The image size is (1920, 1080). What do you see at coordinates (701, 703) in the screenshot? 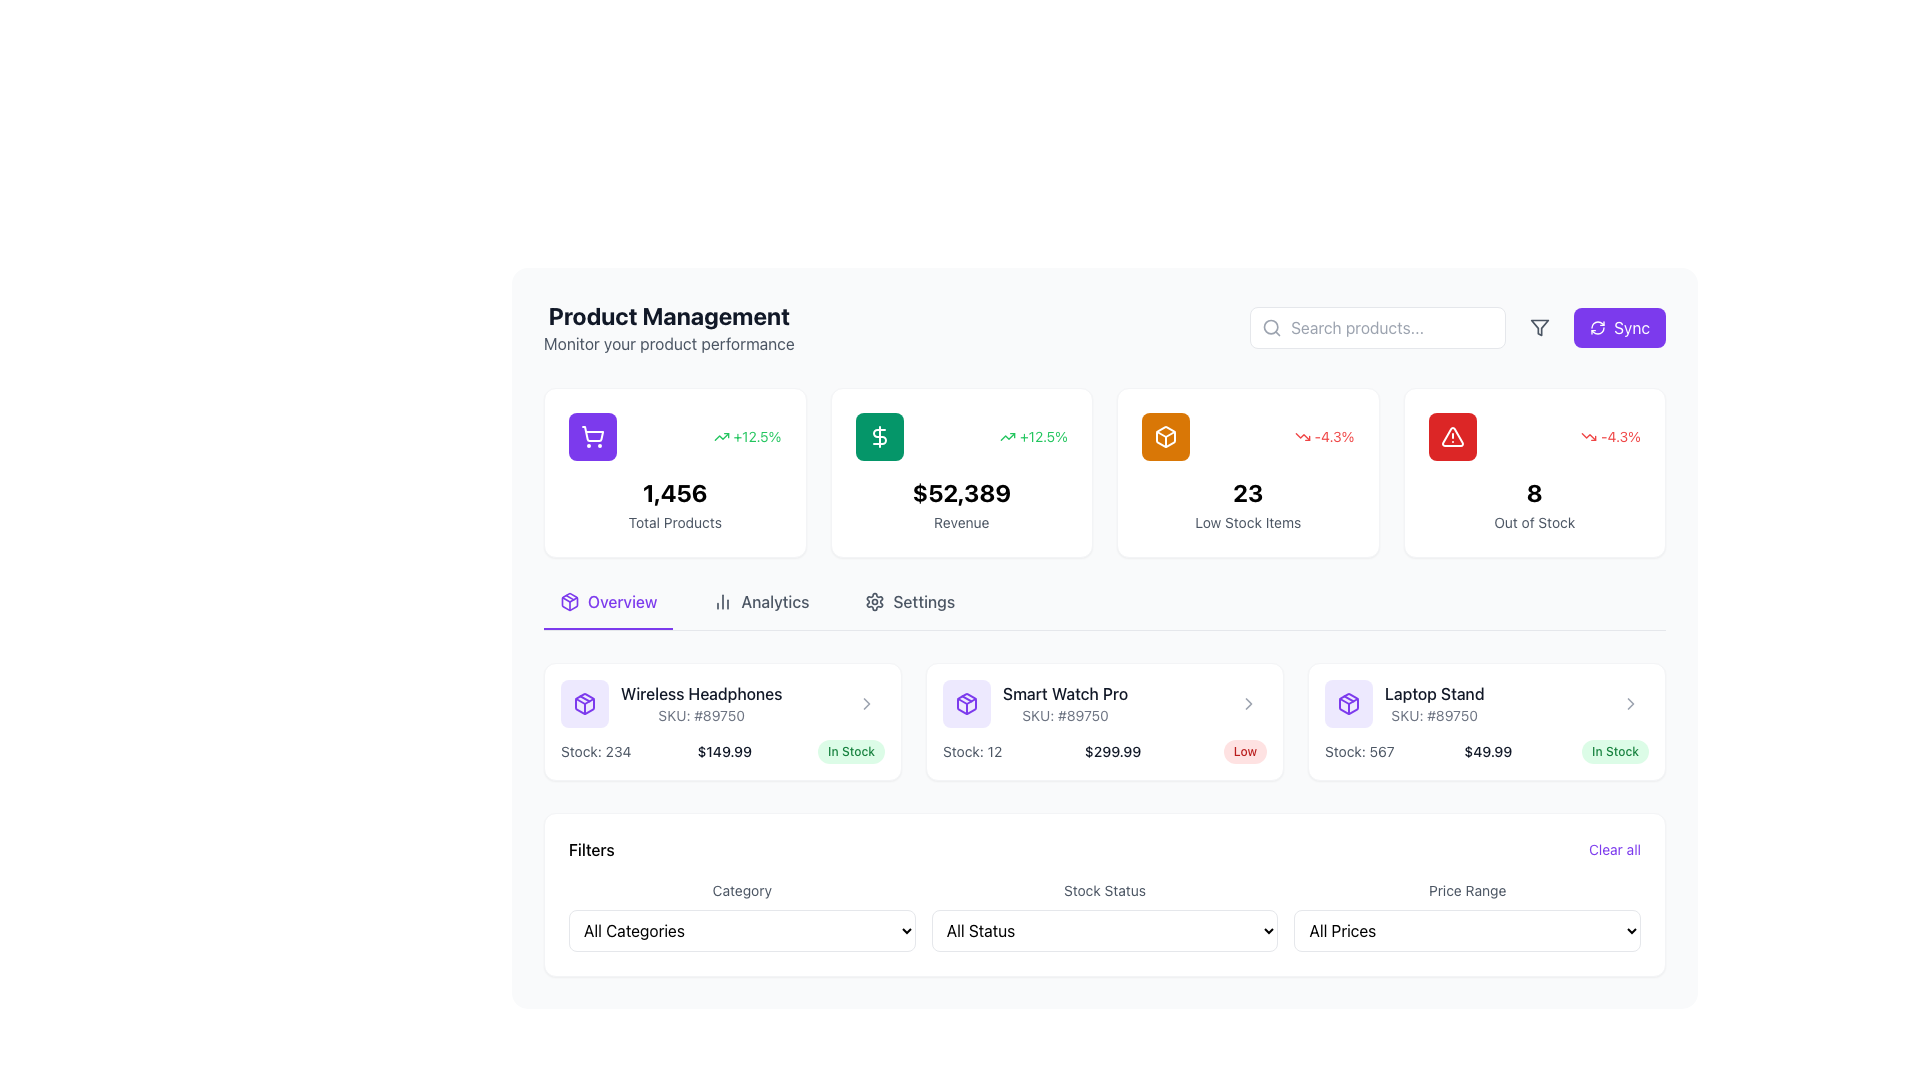
I see `the static text component that displays product details, including its name and SKU identifier, located in the second row of the interface, first from the left` at bounding box center [701, 703].